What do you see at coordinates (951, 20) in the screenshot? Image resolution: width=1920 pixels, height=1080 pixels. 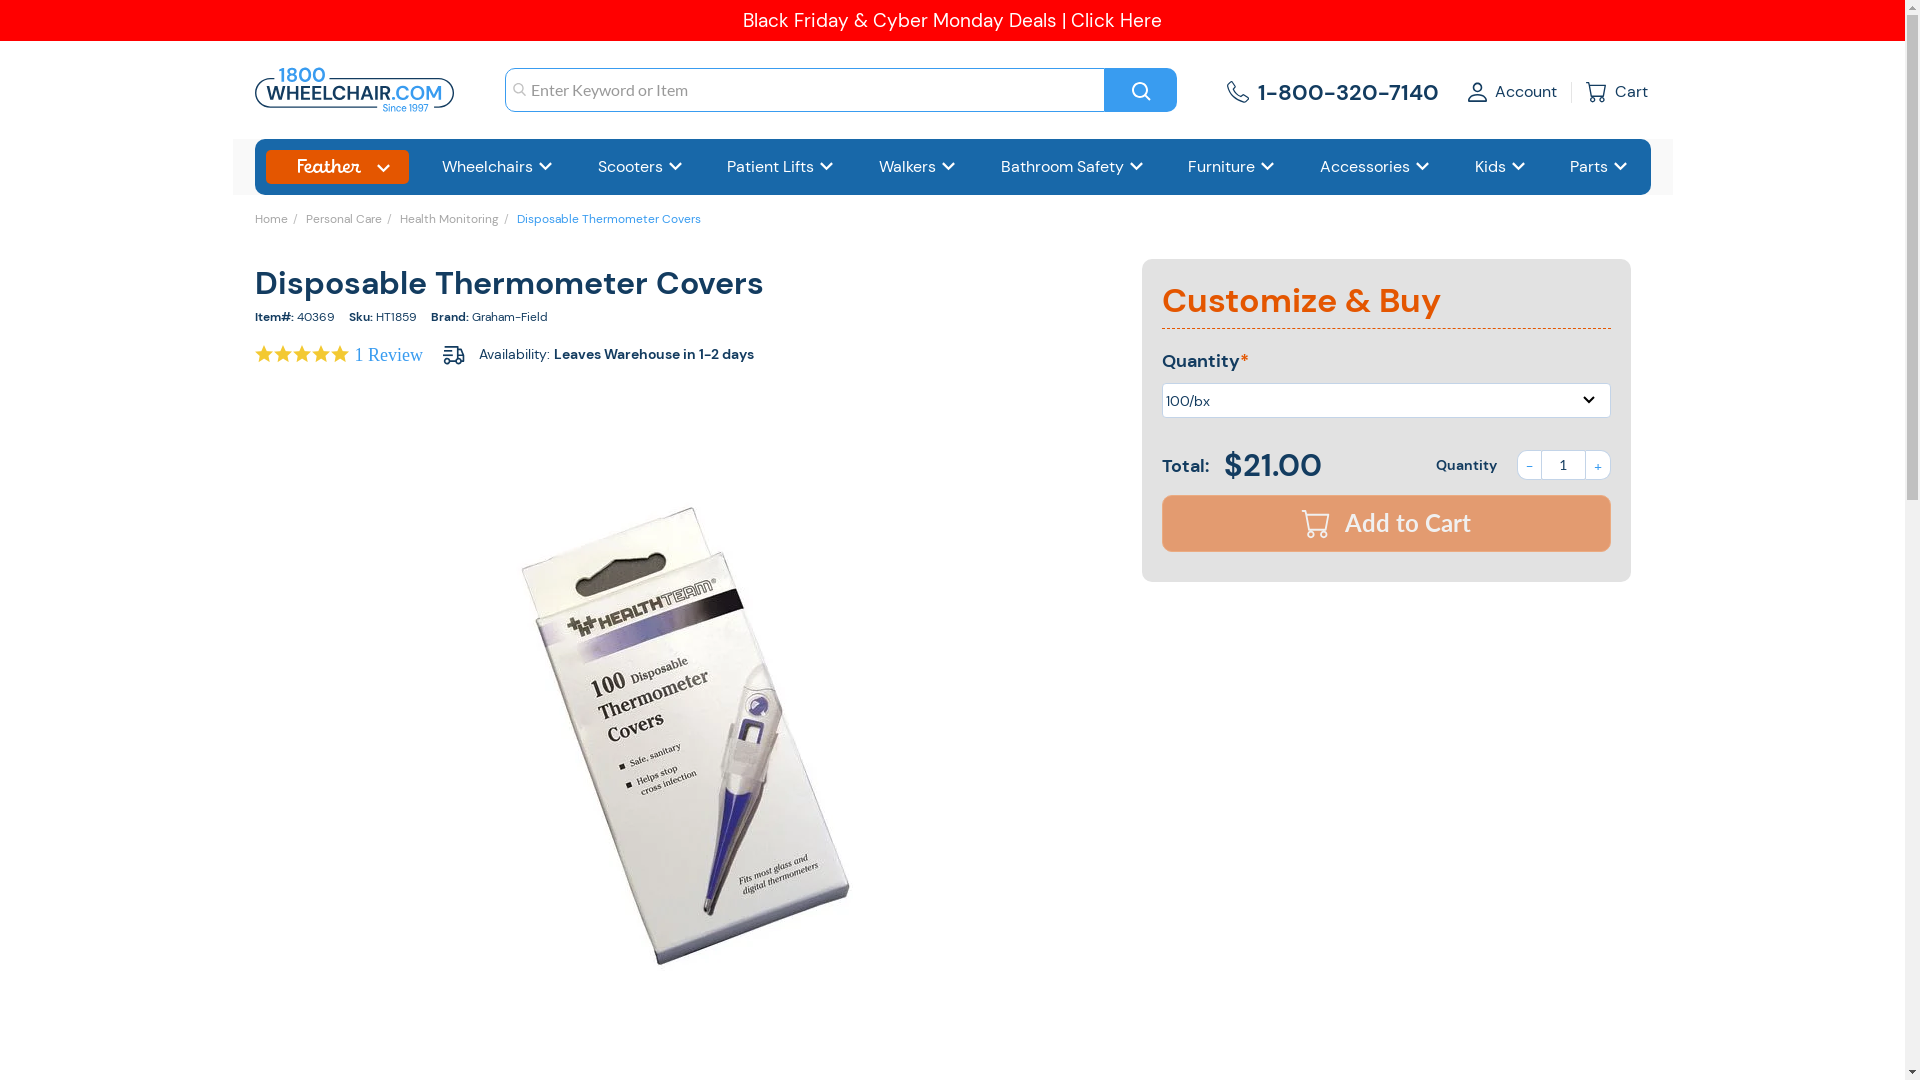 I see `'Black Friday & Cyber Monday Deals | Click Here'` at bounding box center [951, 20].